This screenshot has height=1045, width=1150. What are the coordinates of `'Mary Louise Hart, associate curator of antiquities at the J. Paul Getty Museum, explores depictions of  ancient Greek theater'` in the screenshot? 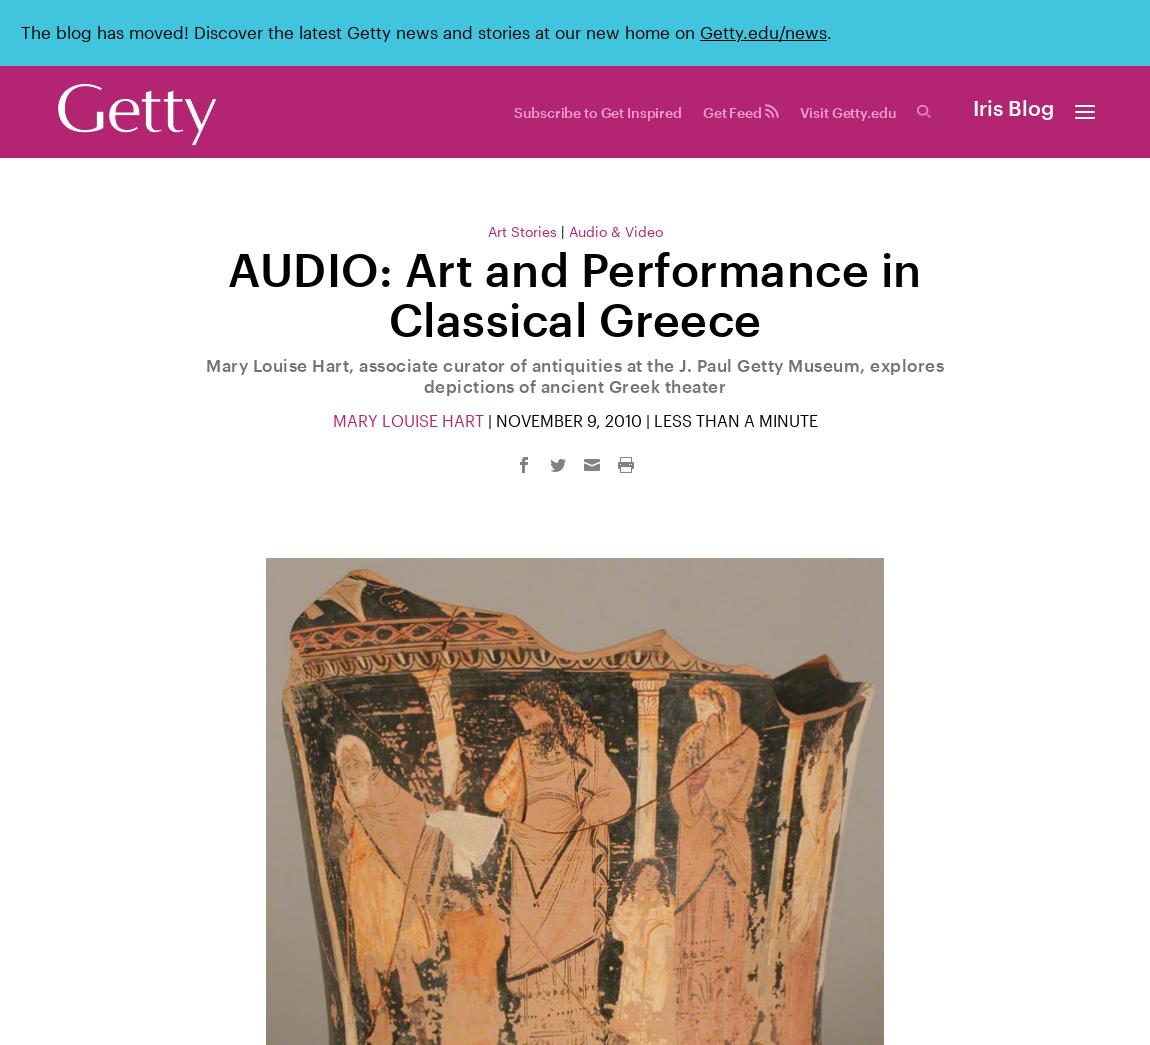 It's located at (575, 373).